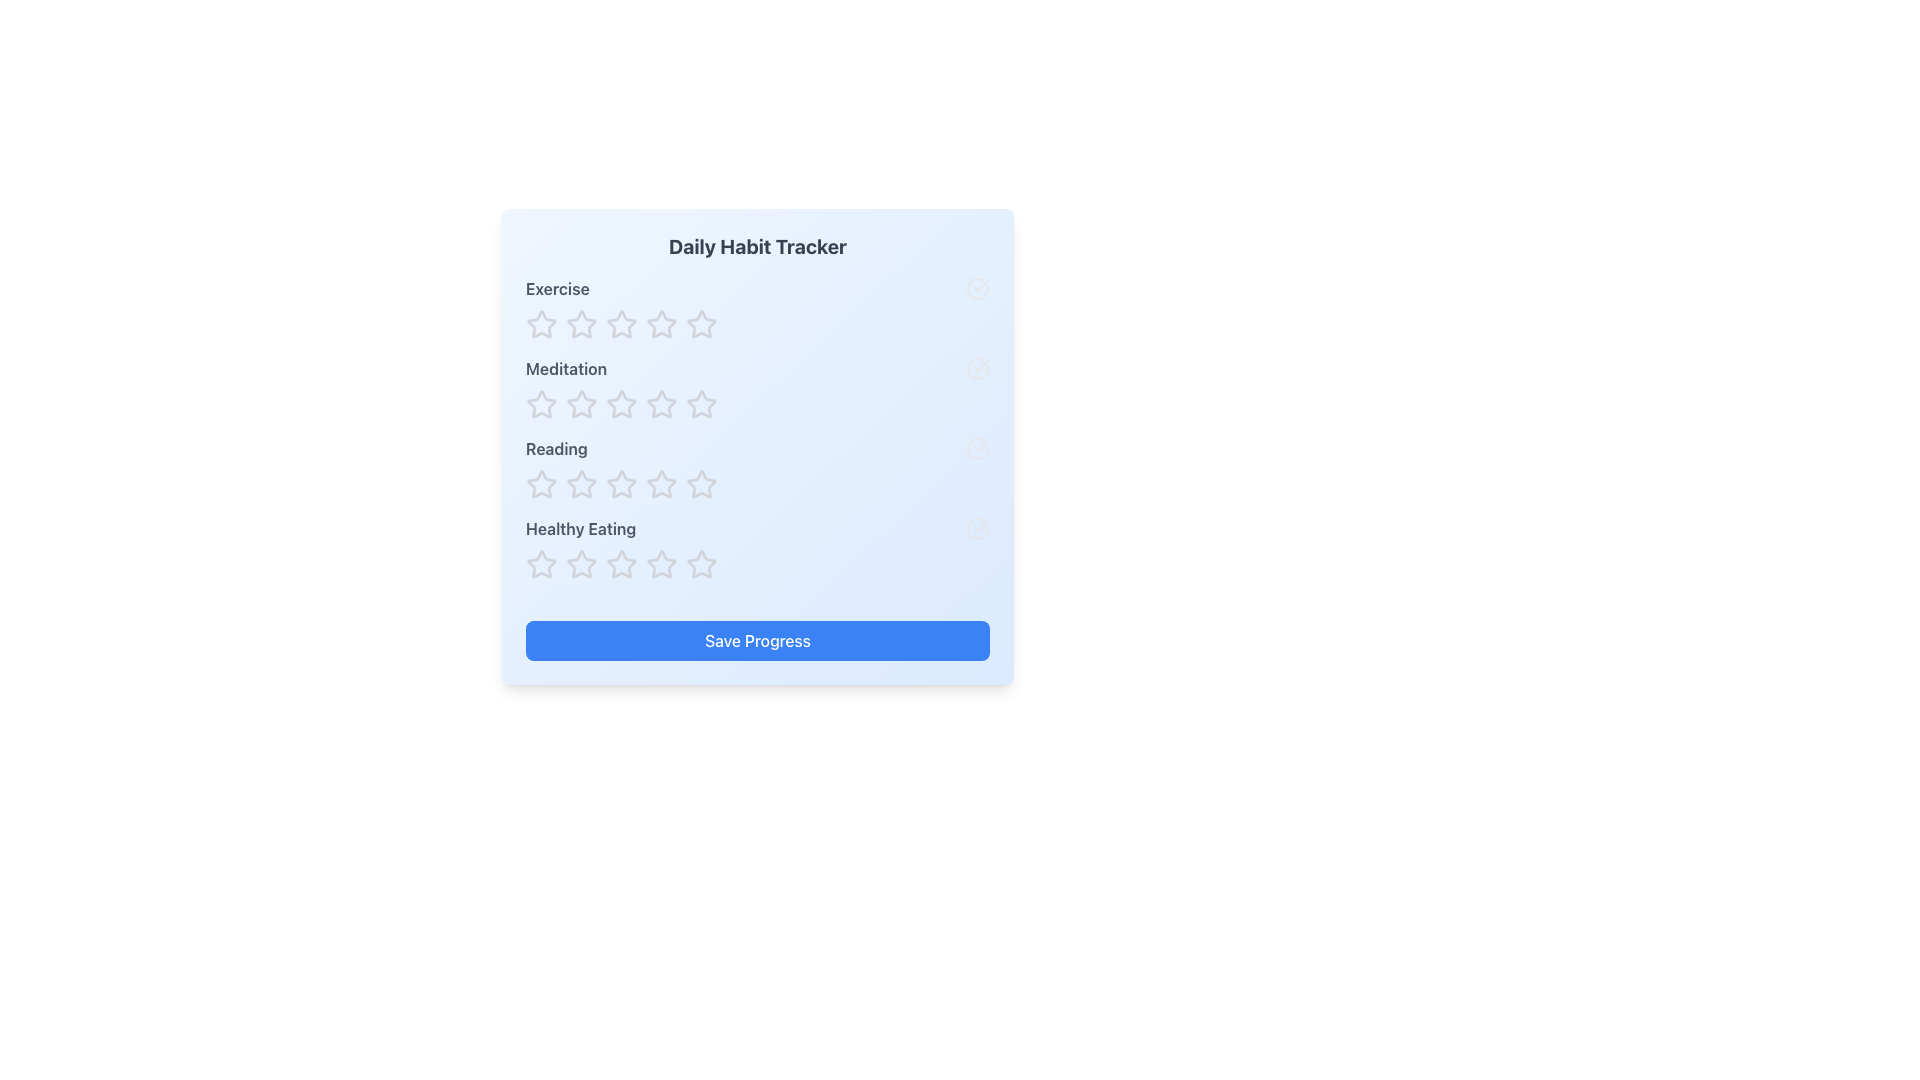 This screenshot has width=1920, height=1080. I want to click on the third interactive rating star used for rating 'Reading', so click(580, 485).